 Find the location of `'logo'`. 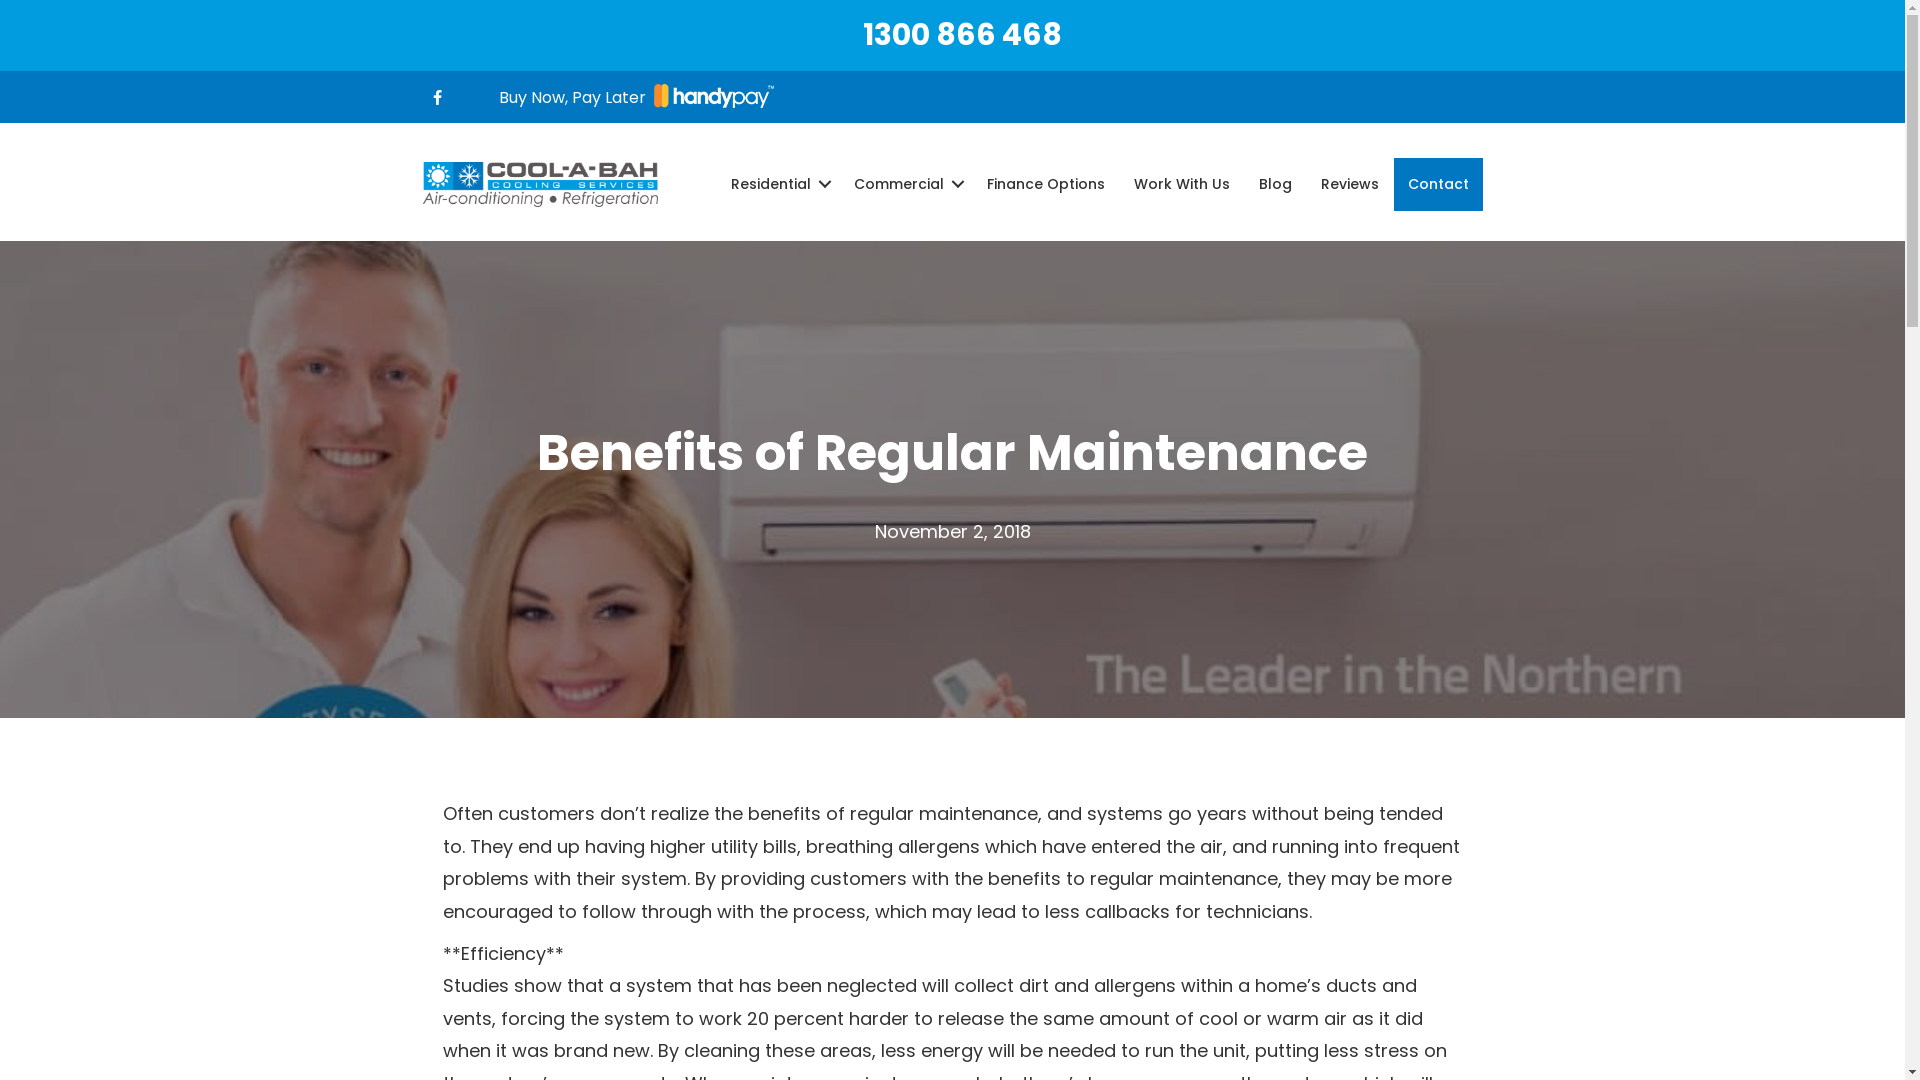

'logo' is located at coordinates (539, 185).